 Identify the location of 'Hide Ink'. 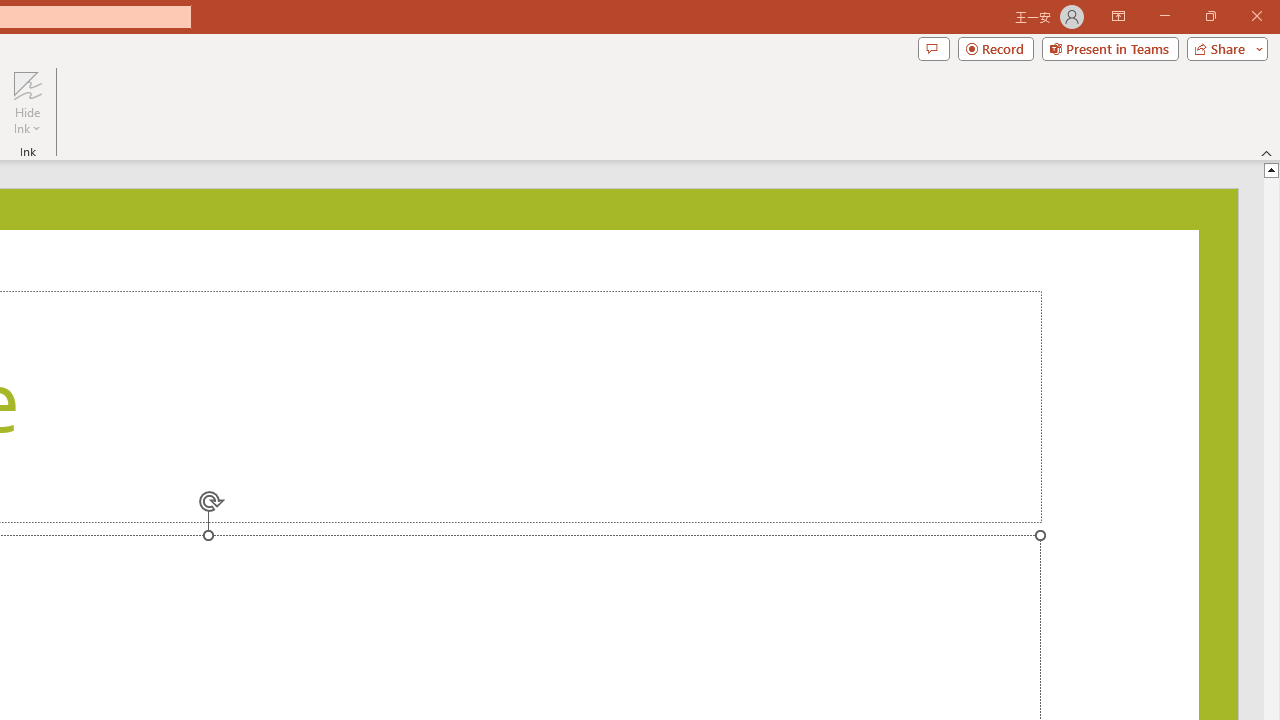
(27, 84).